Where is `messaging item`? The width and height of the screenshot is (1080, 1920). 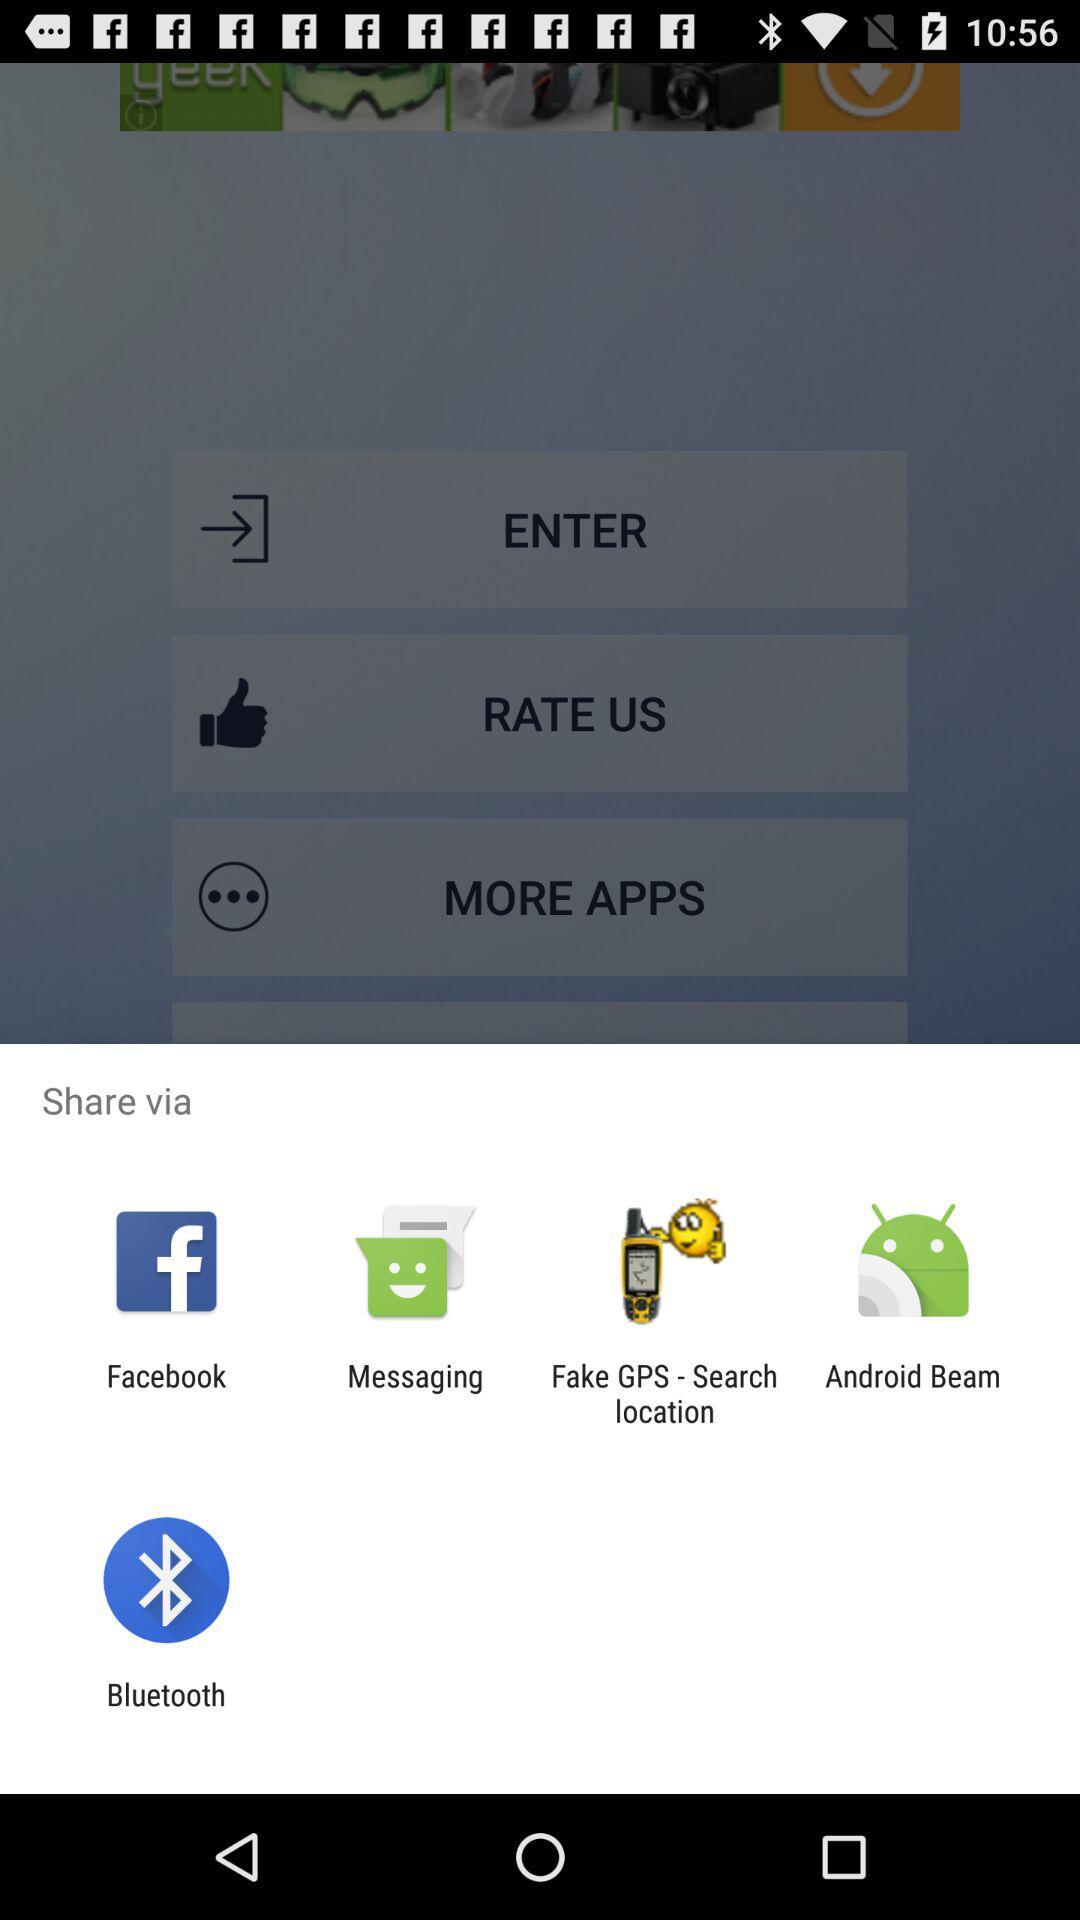
messaging item is located at coordinates (414, 1392).